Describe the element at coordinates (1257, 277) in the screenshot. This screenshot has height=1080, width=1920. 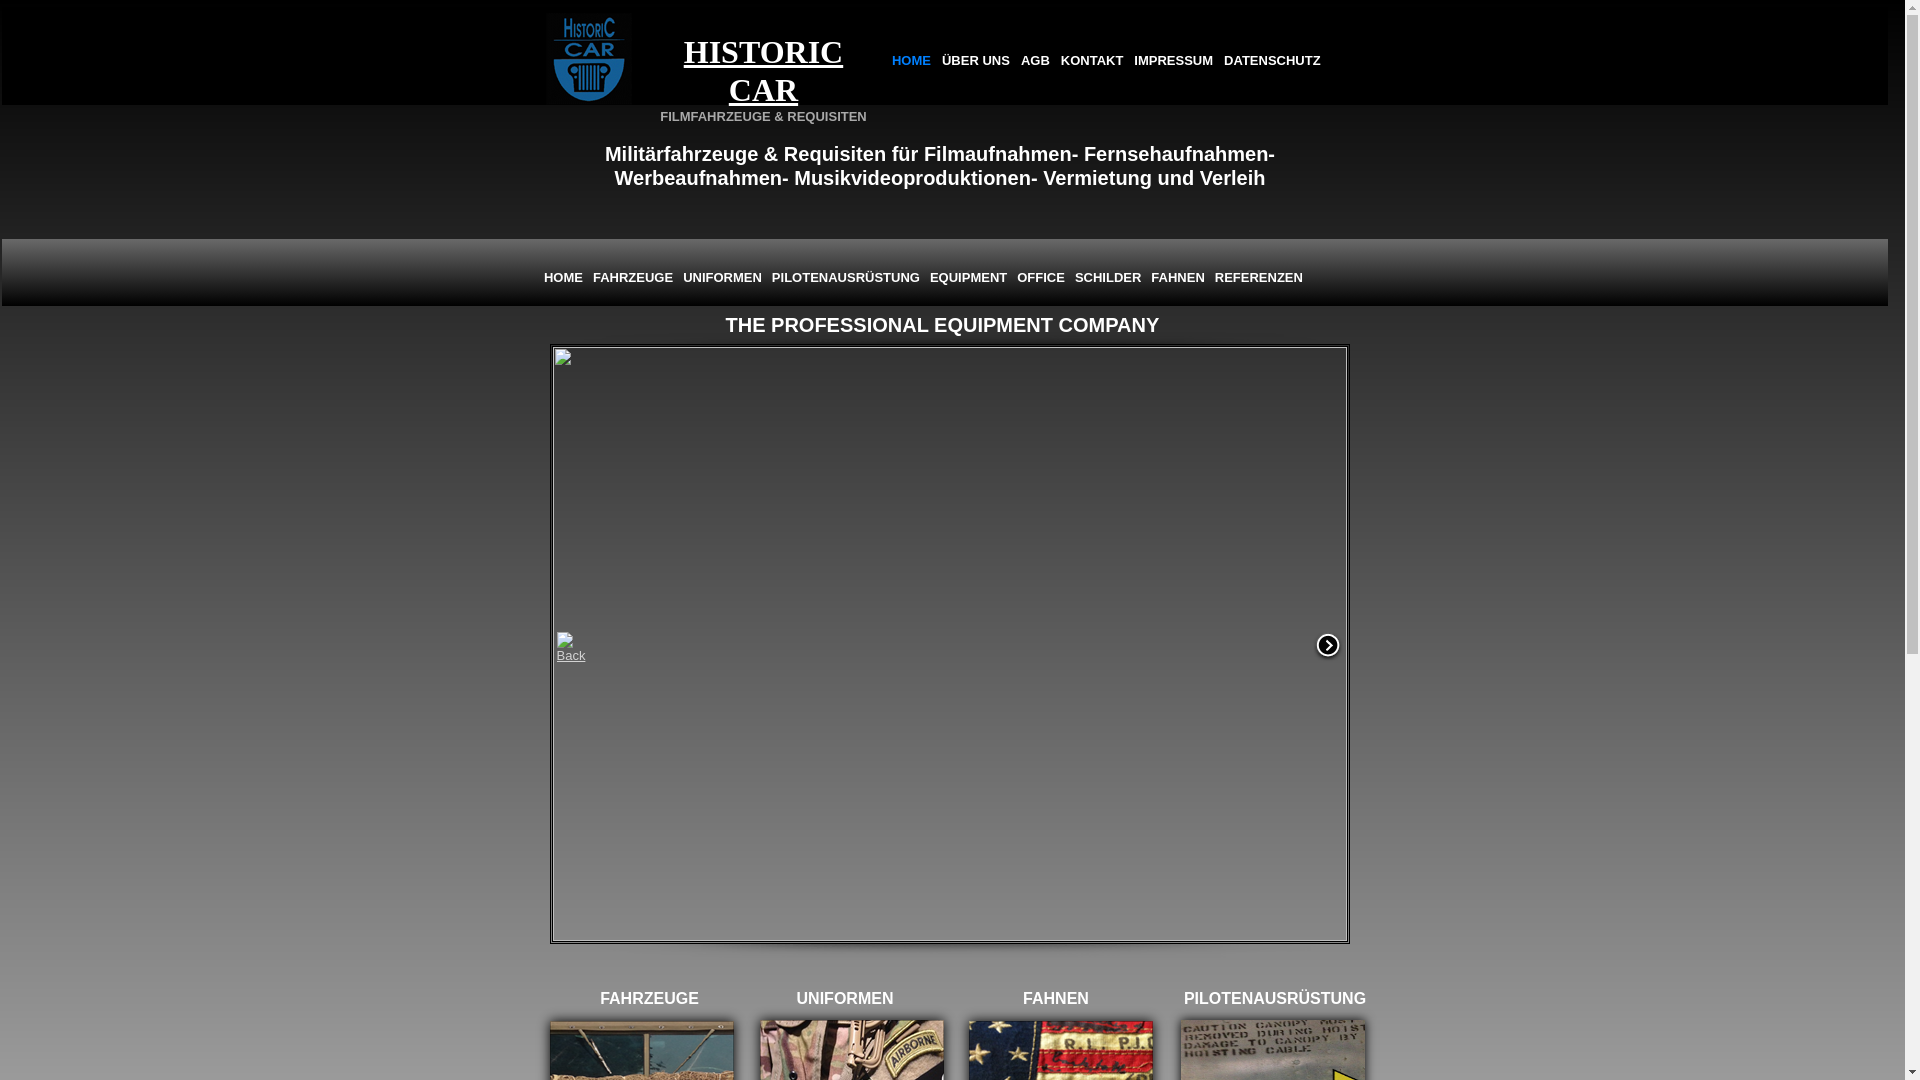
I see `'REFERENZEN'` at that location.